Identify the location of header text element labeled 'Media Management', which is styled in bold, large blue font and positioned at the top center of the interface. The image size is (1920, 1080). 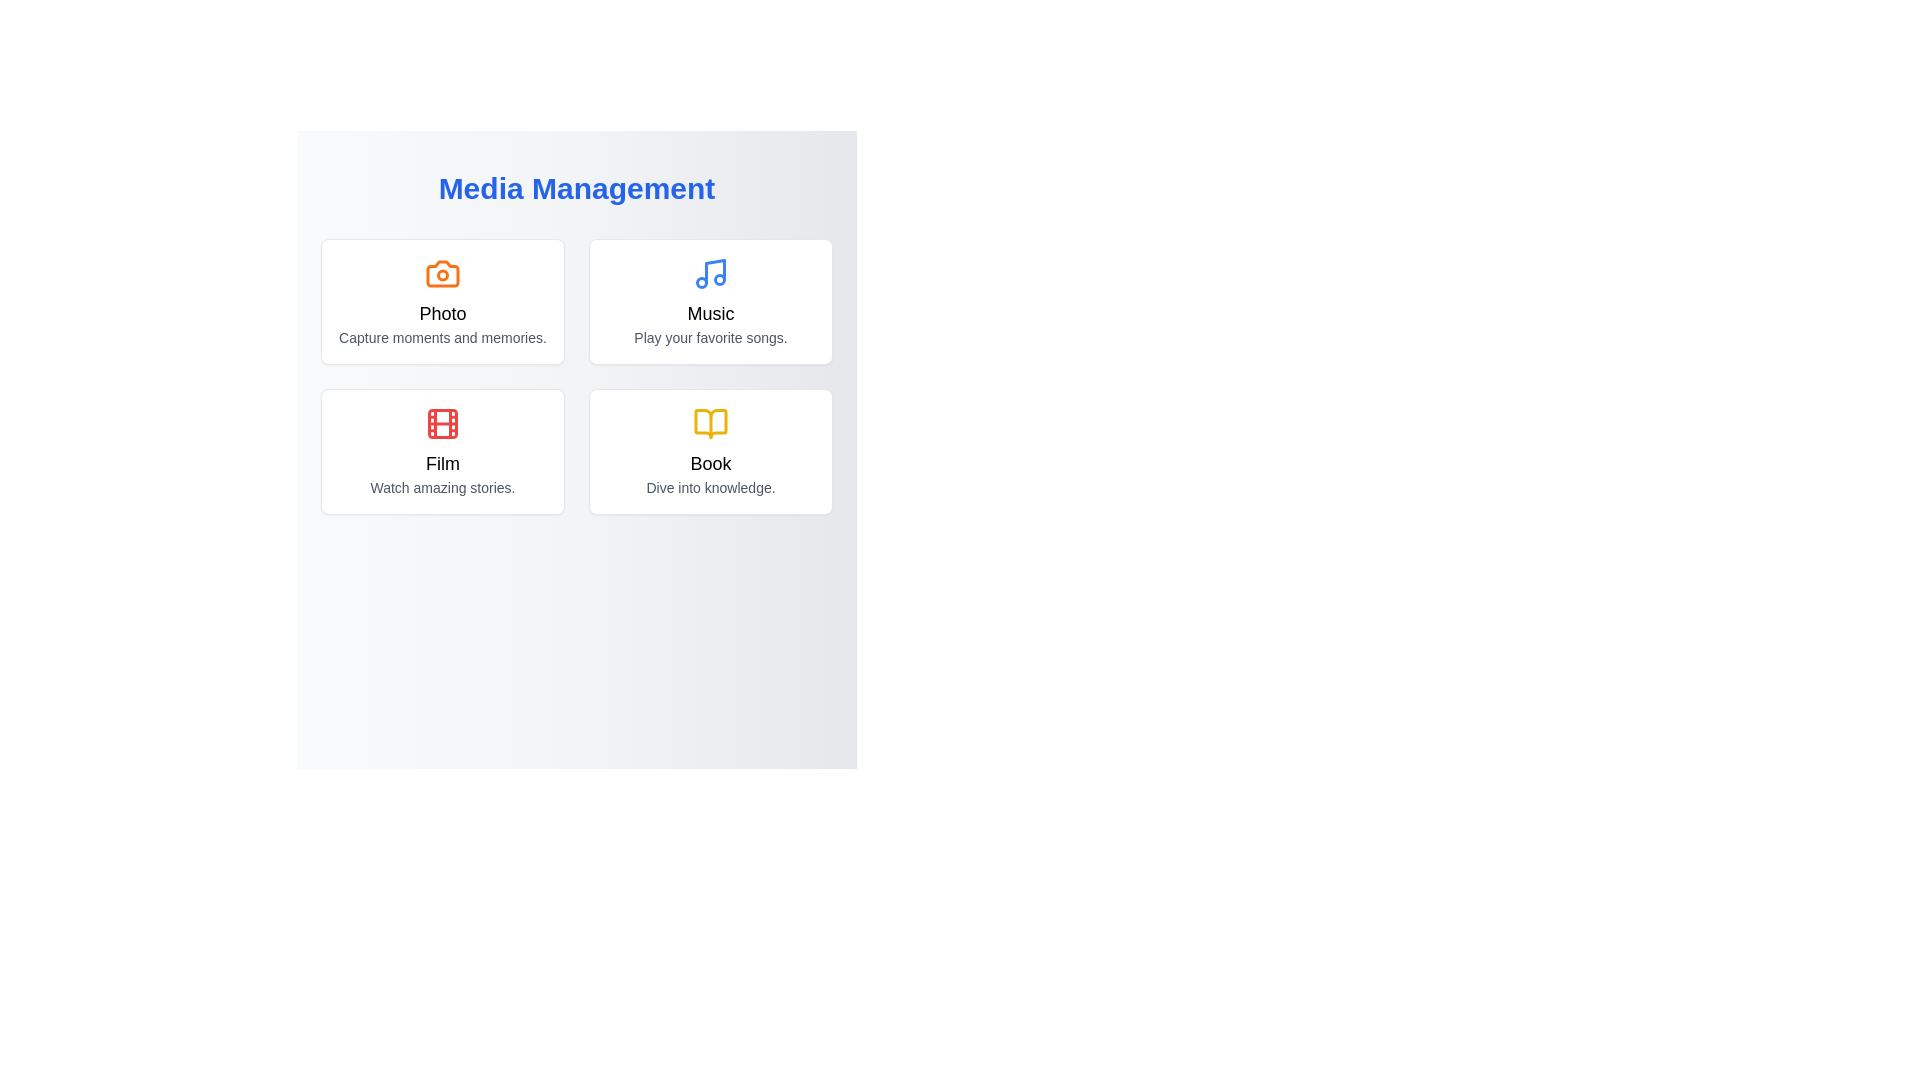
(575, 189).